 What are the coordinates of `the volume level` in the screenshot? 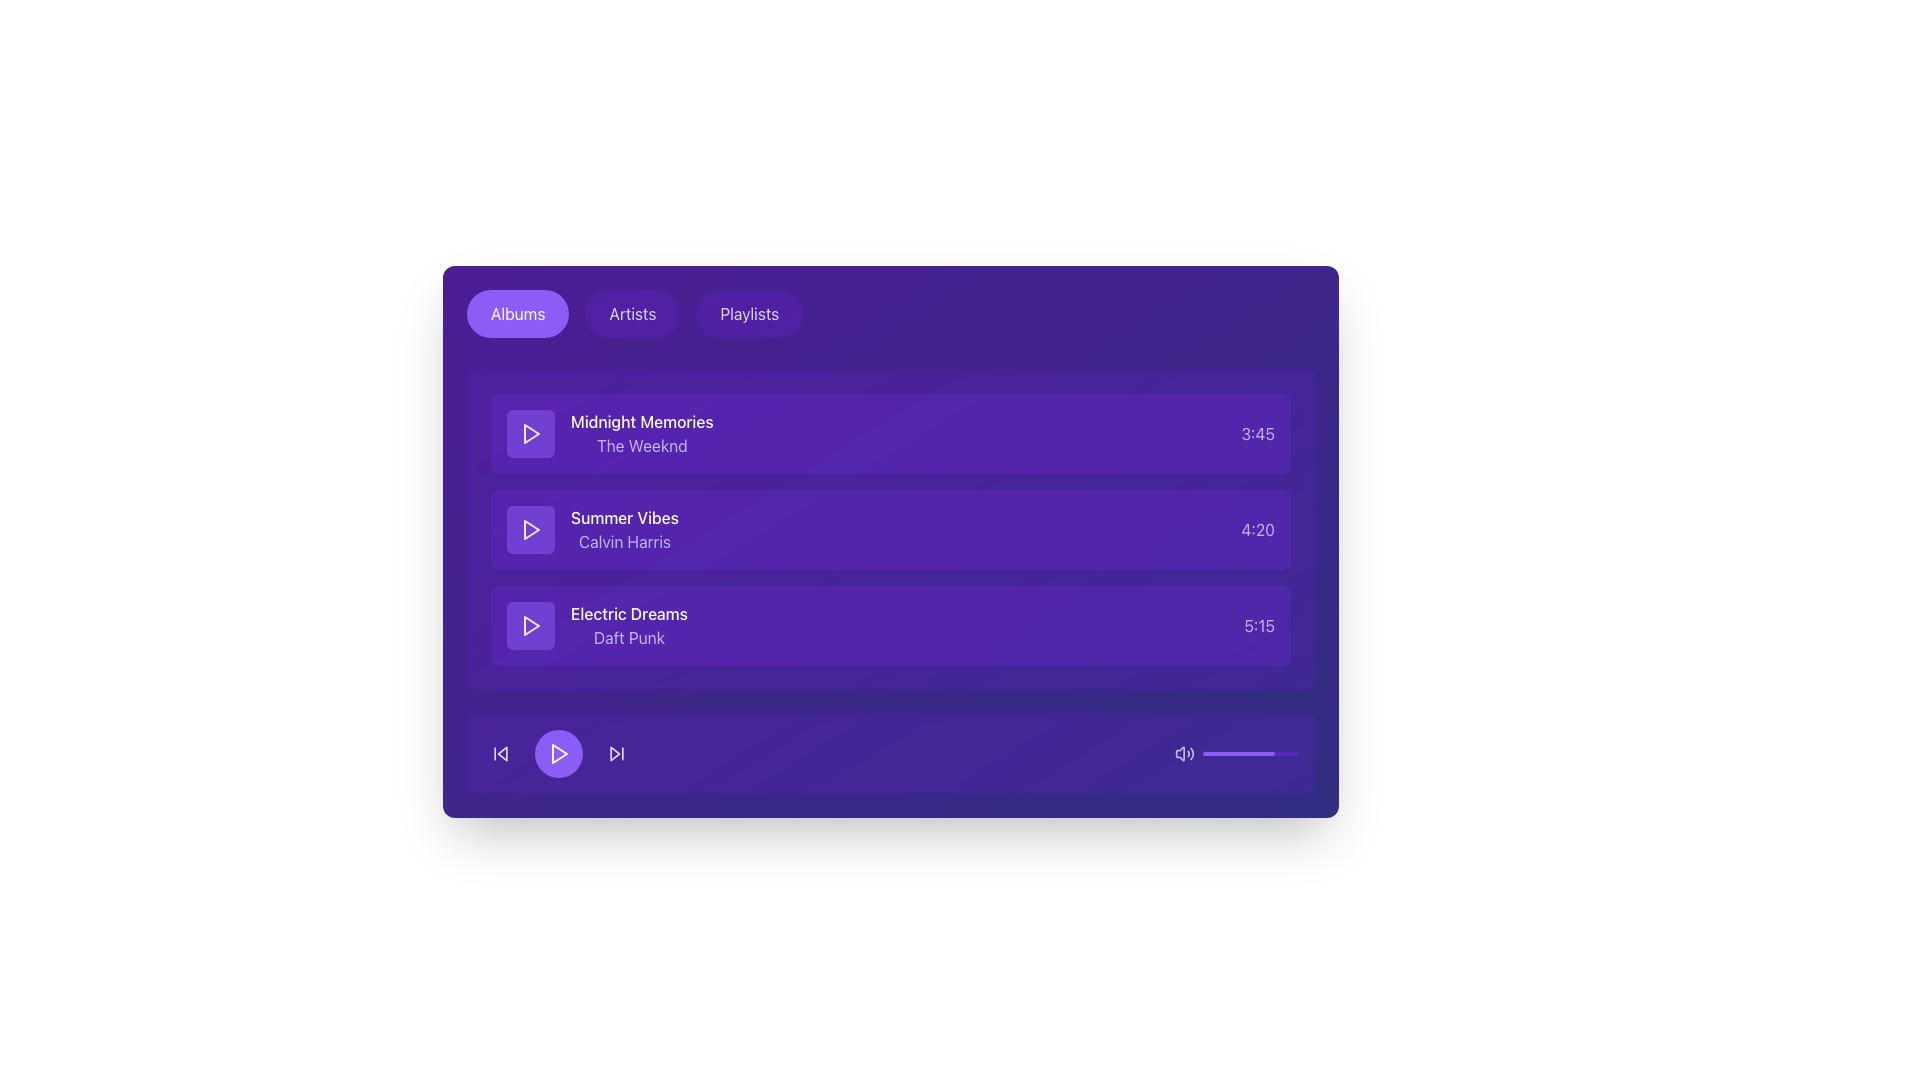 It's located at (1220, 753).